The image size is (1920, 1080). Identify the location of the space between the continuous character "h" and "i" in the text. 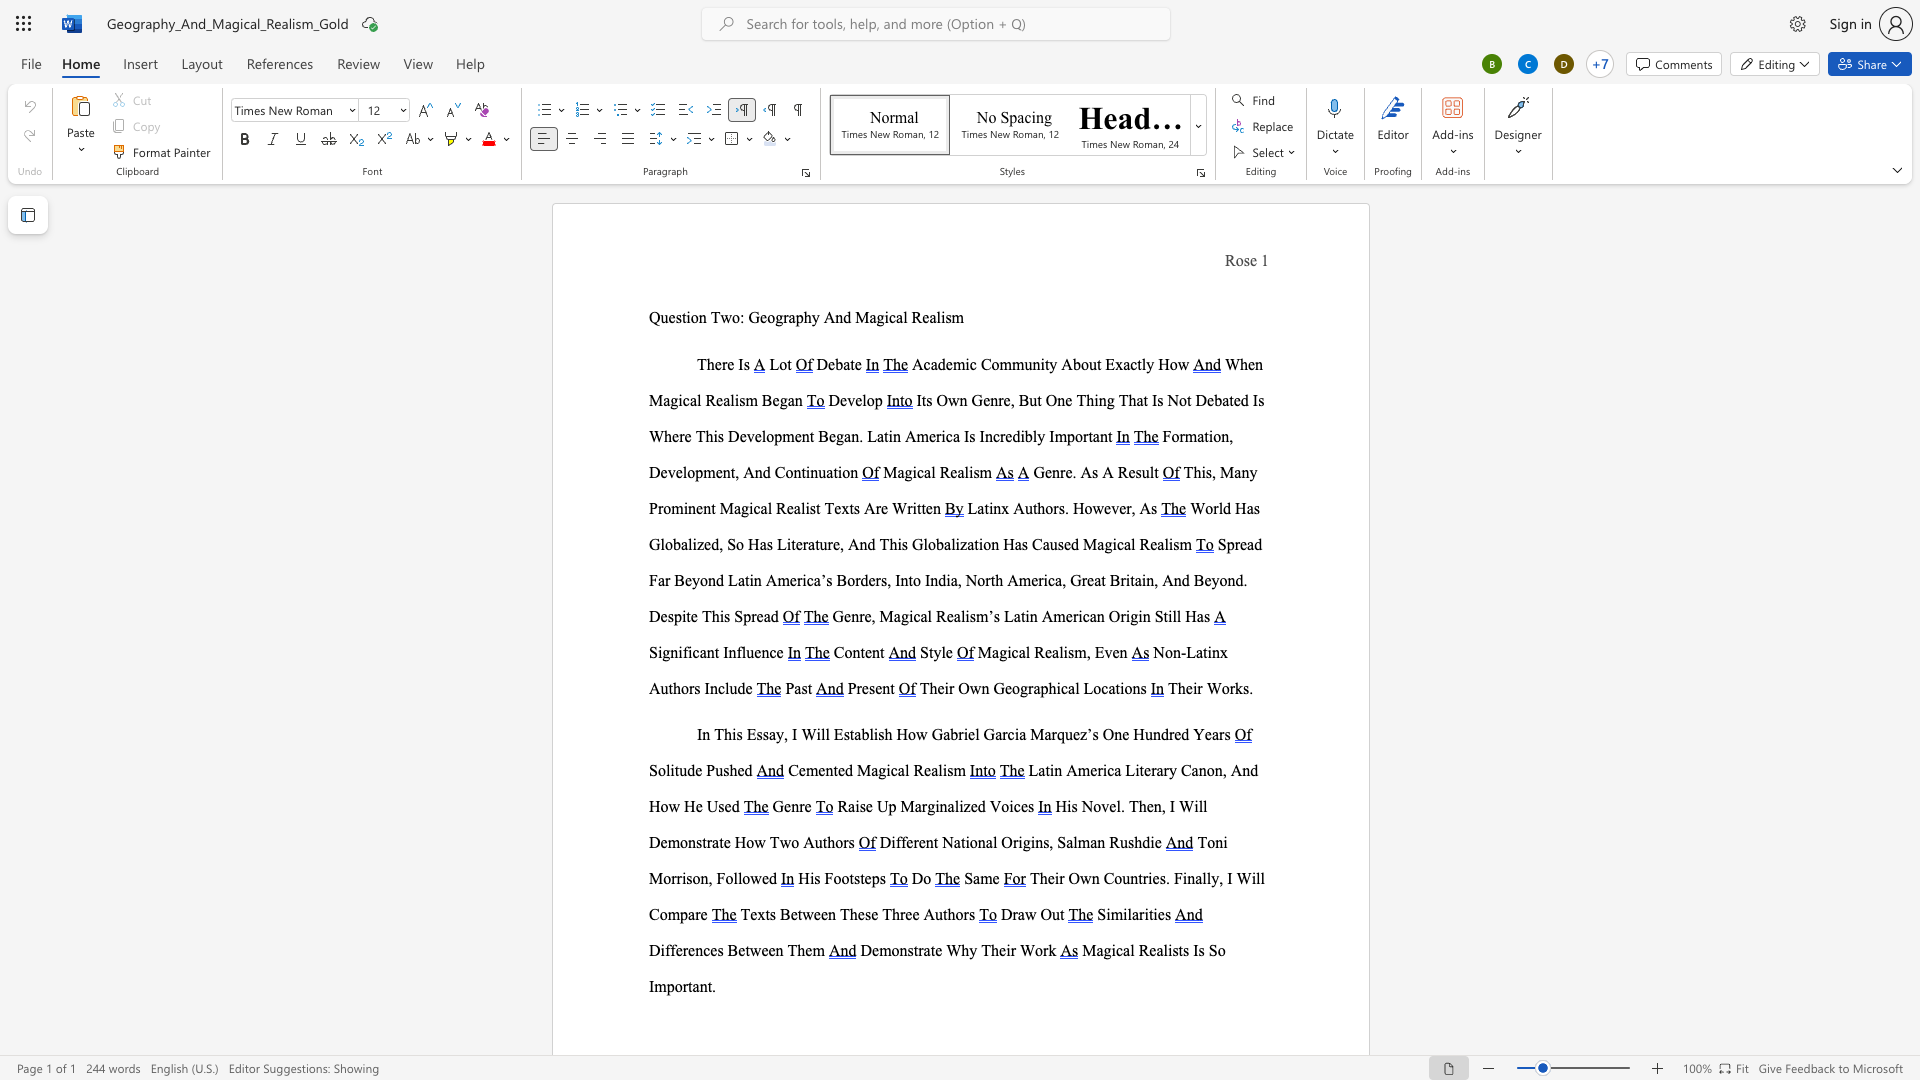
(730, 734).